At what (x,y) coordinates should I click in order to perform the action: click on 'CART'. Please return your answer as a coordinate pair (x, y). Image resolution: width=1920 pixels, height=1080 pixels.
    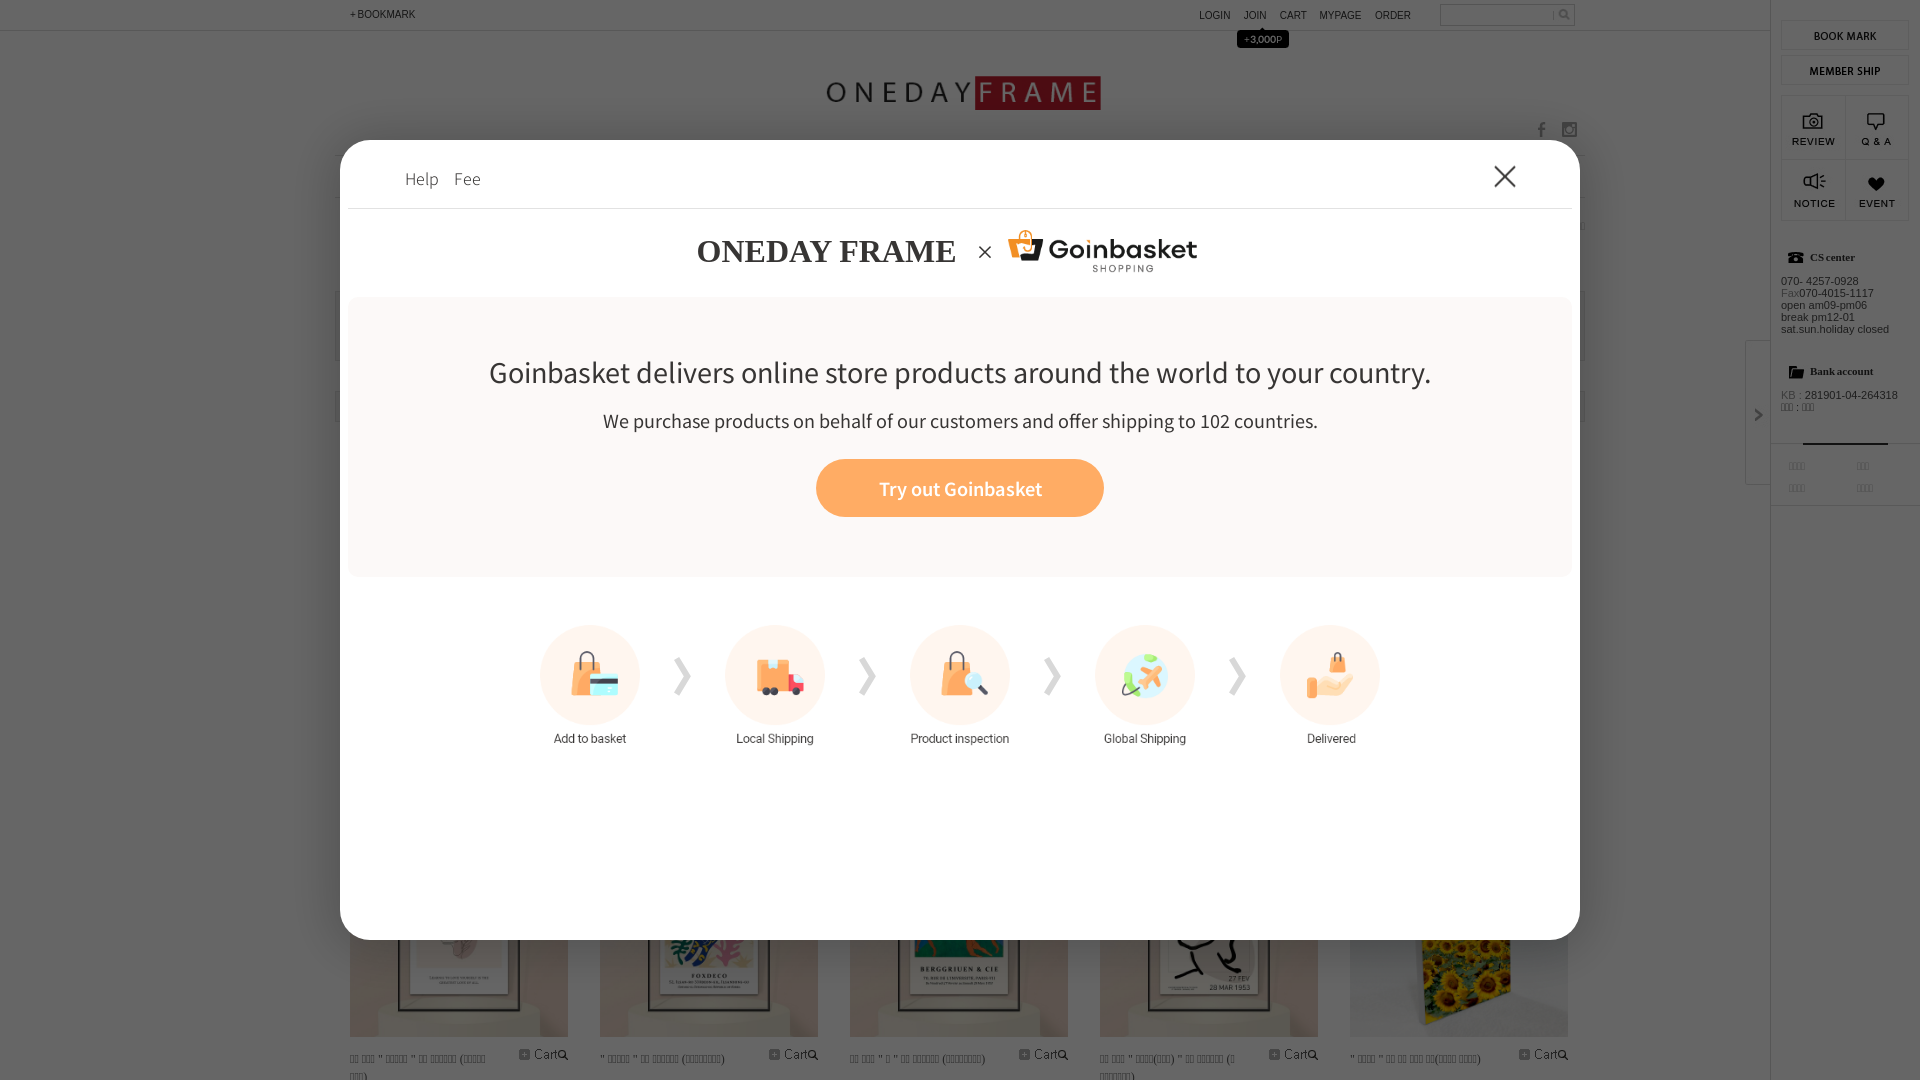
    Looking at the image, I should click on (1300, 15).